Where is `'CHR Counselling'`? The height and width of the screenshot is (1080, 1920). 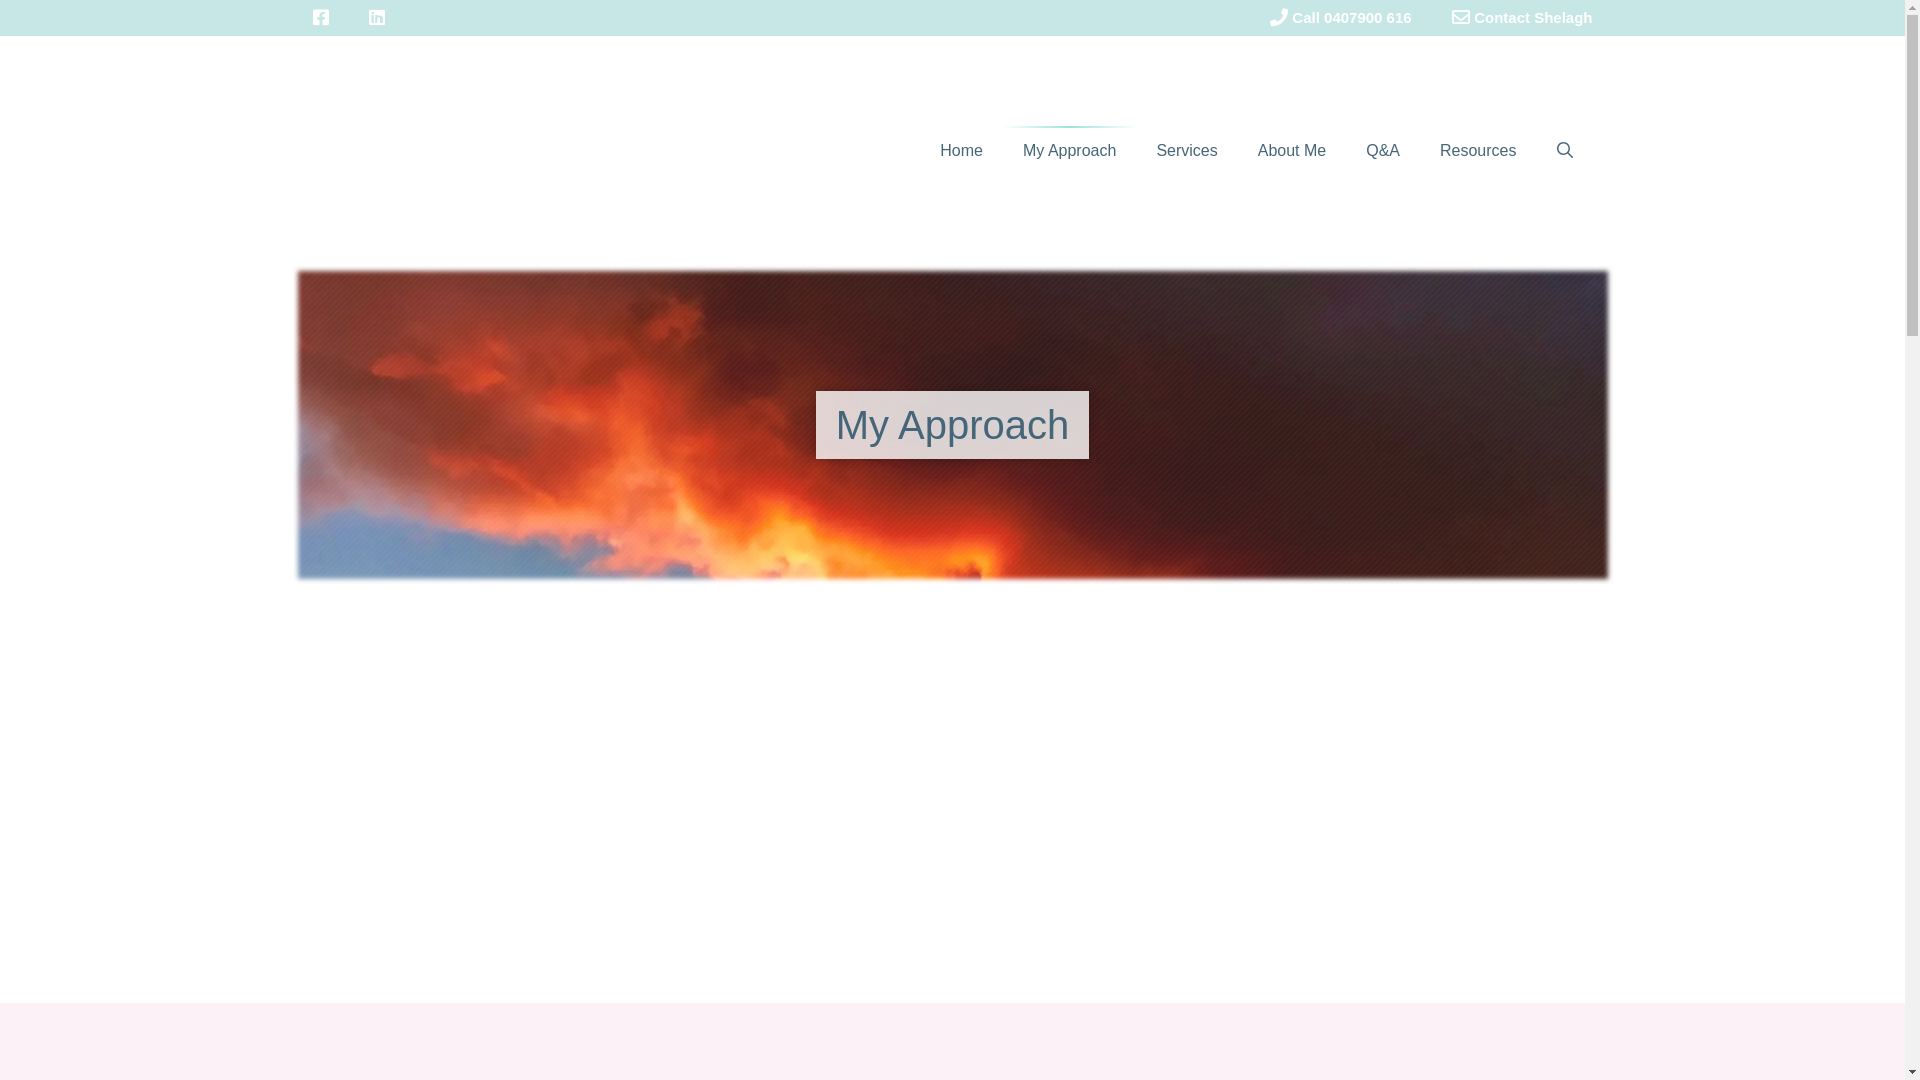 'CHR Counselling' is located at coordinates (481, 148).